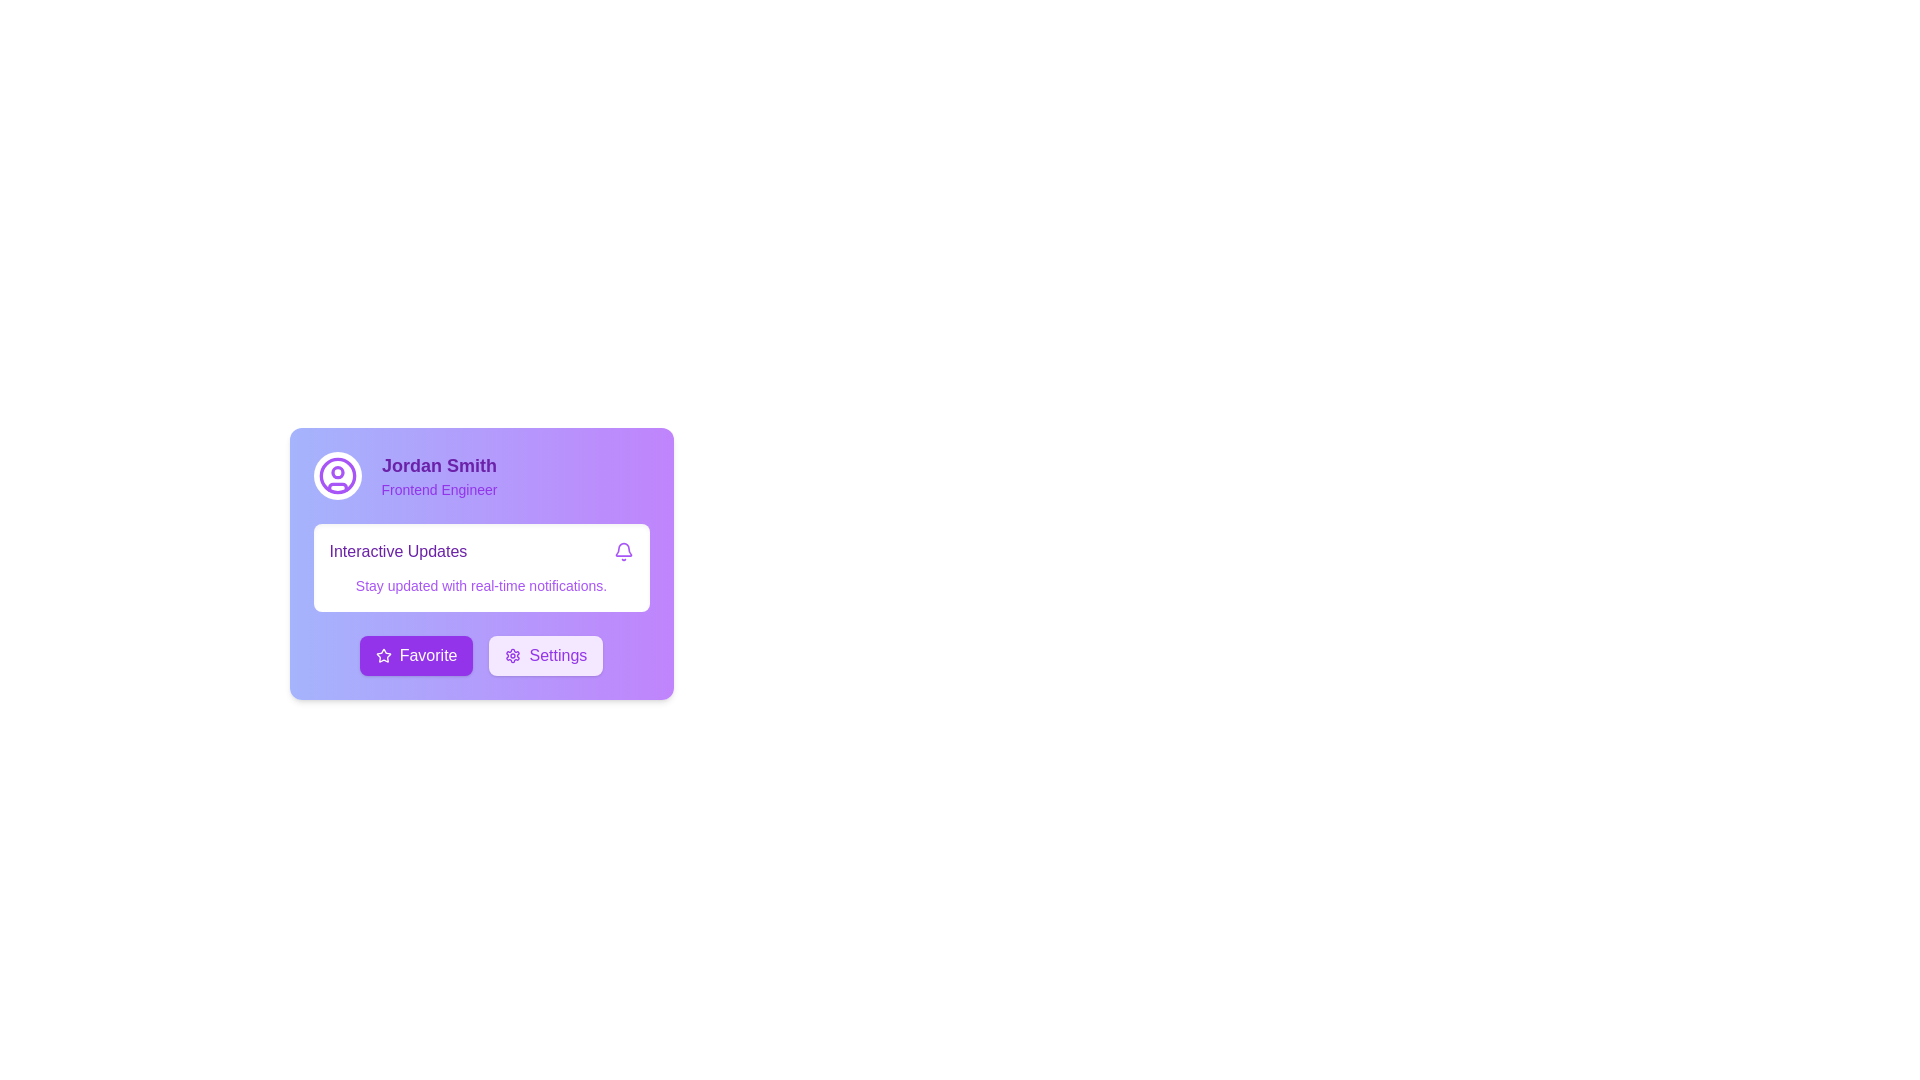 The width and height of the screenshot is (1920, 1080). Describe the element at coordinates (337, 475) in the screenshot. I see `the avatar icon representing 'Jordan Smith' from its current position` at that location.